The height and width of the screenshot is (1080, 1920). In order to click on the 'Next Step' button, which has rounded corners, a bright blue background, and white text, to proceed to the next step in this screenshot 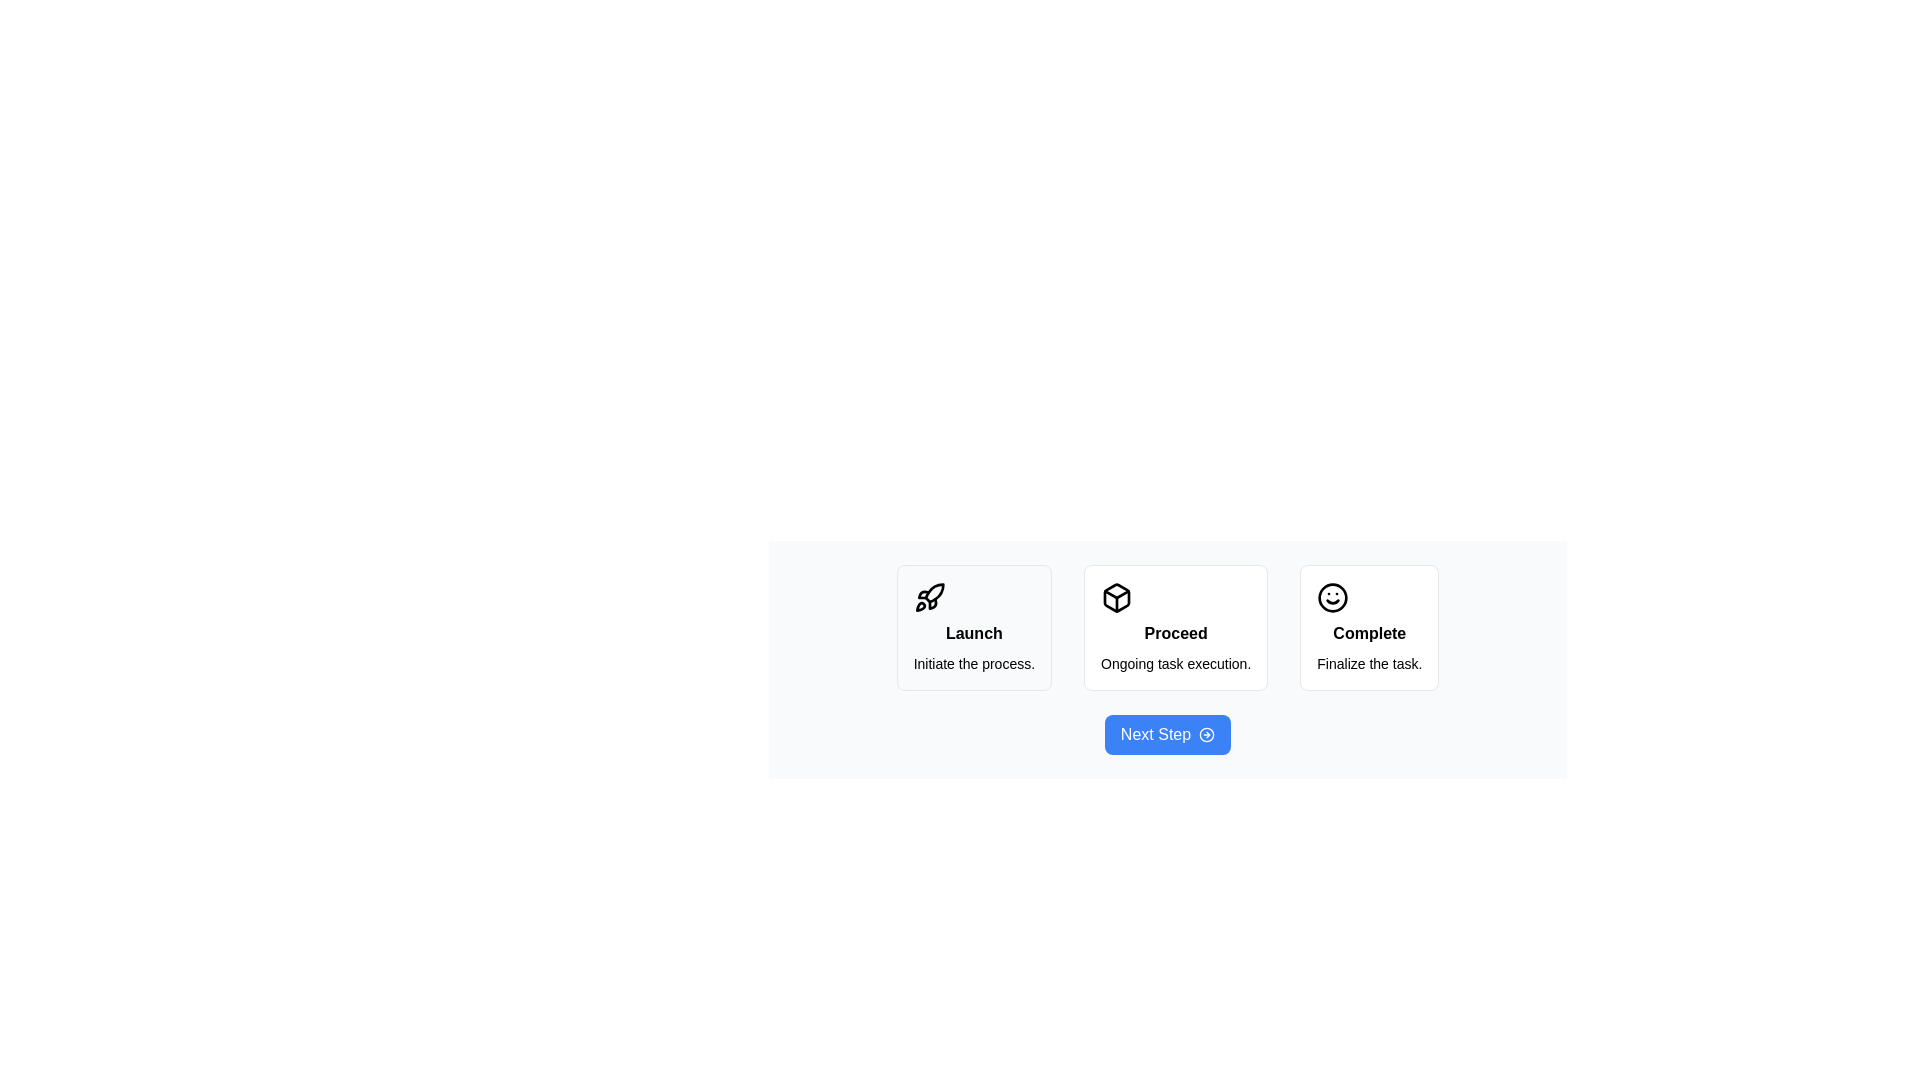, I will do `click(1167, 735)`.